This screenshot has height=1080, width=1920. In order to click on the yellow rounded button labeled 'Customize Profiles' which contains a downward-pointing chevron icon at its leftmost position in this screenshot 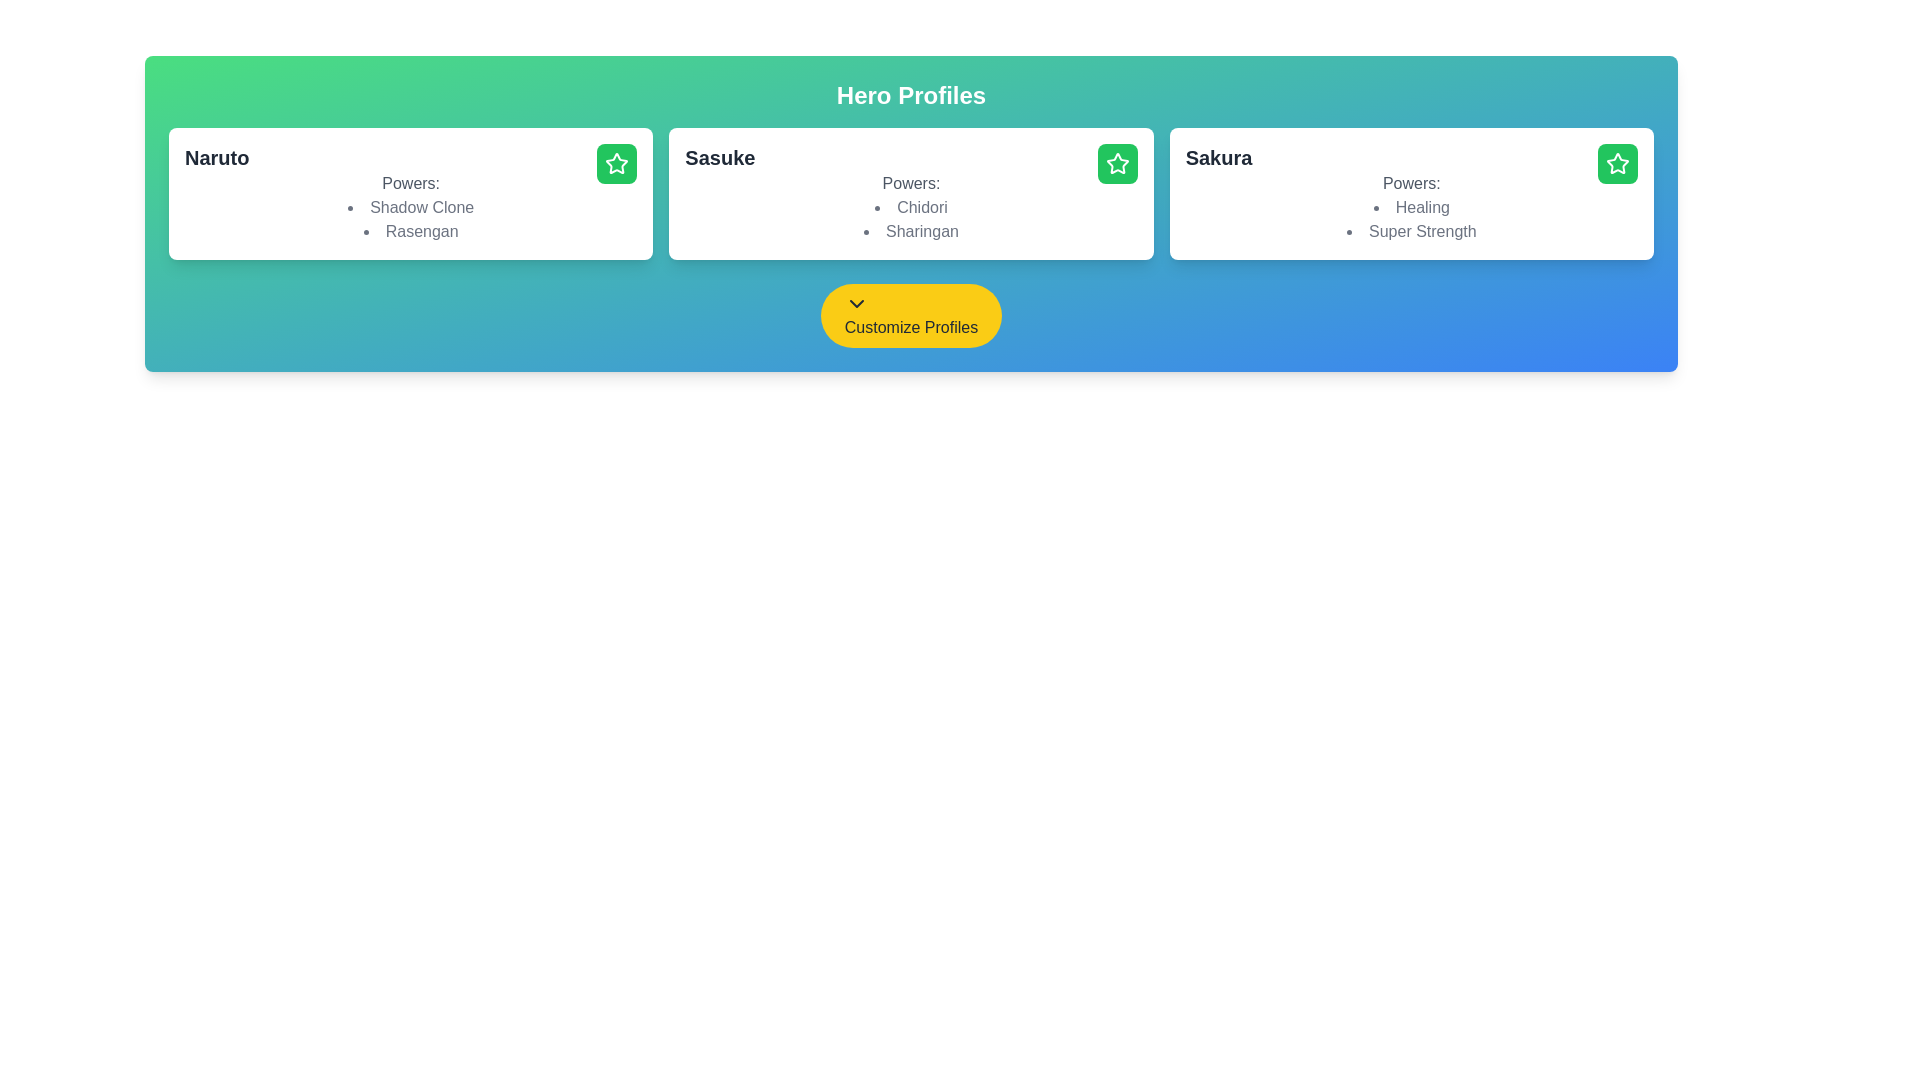, I will do `click(856, 304)`.